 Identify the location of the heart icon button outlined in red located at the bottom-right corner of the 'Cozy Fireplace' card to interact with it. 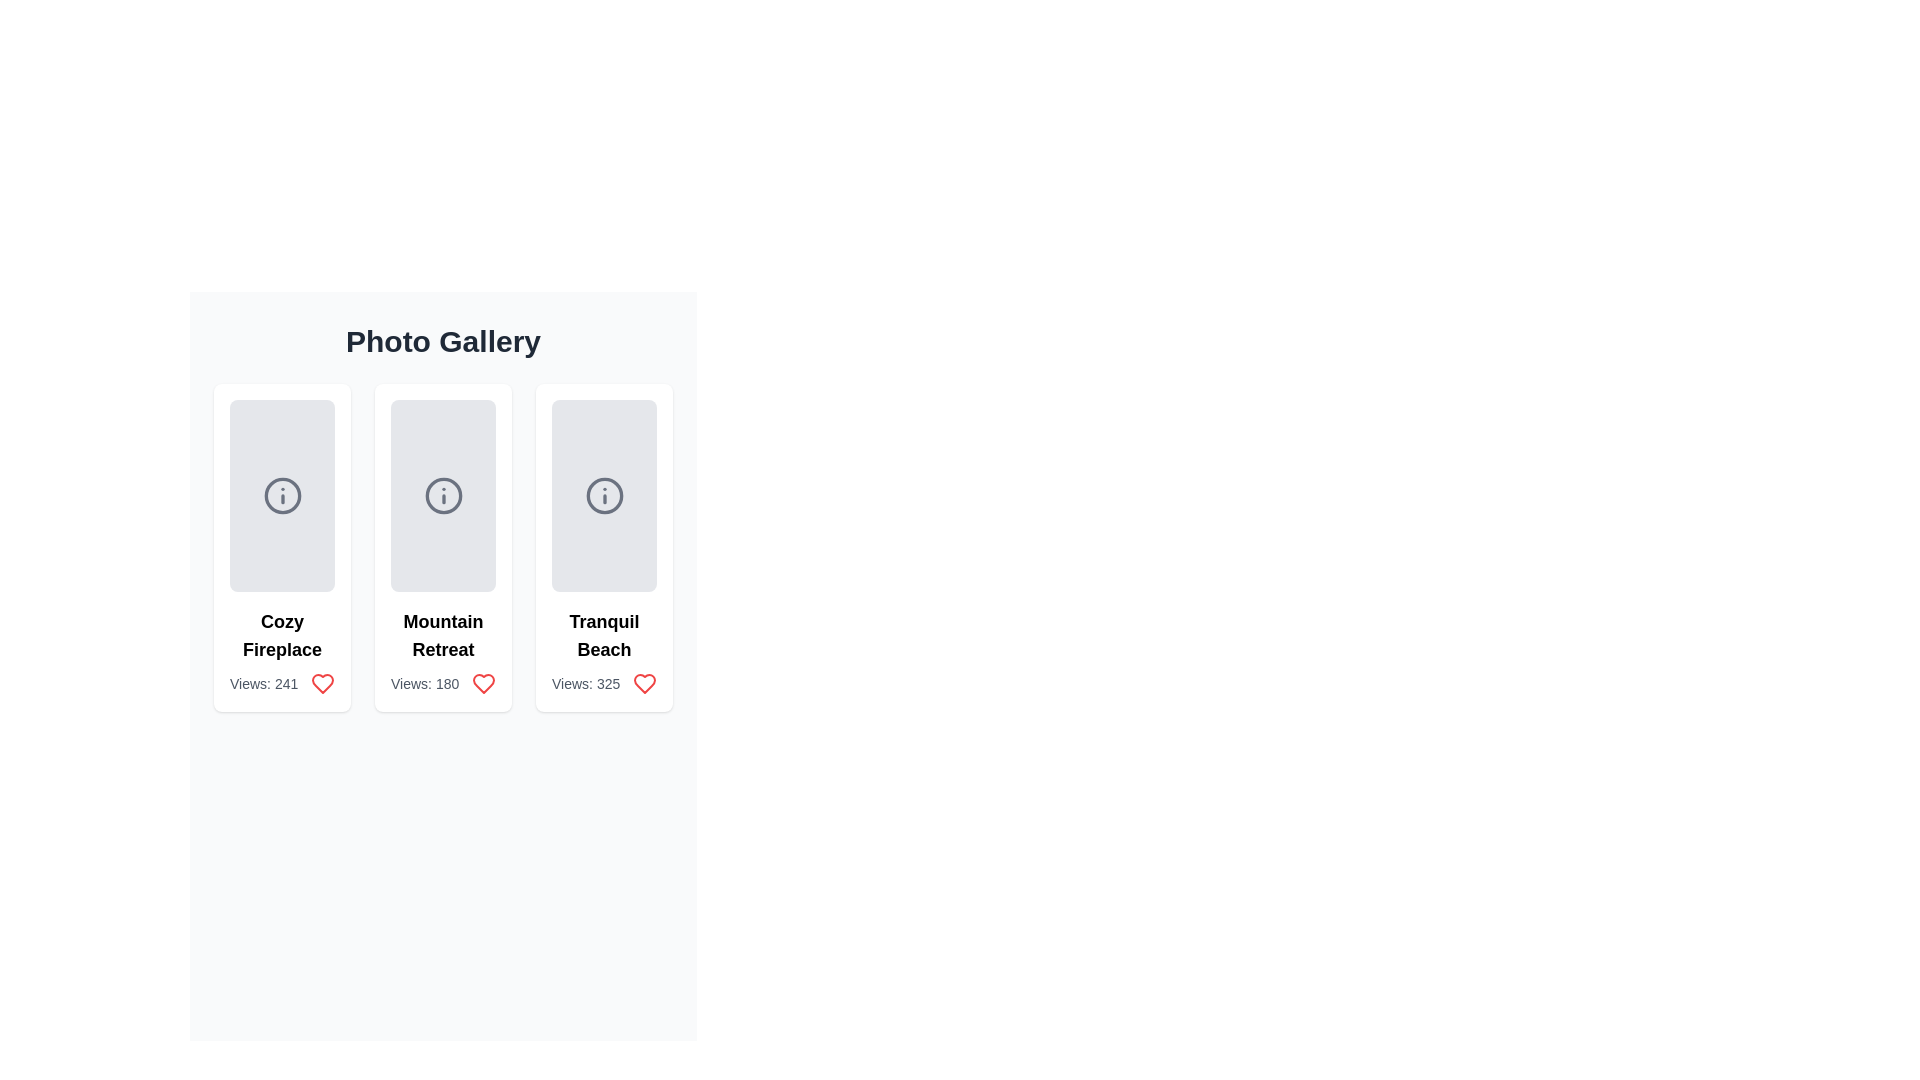
(322, 682).